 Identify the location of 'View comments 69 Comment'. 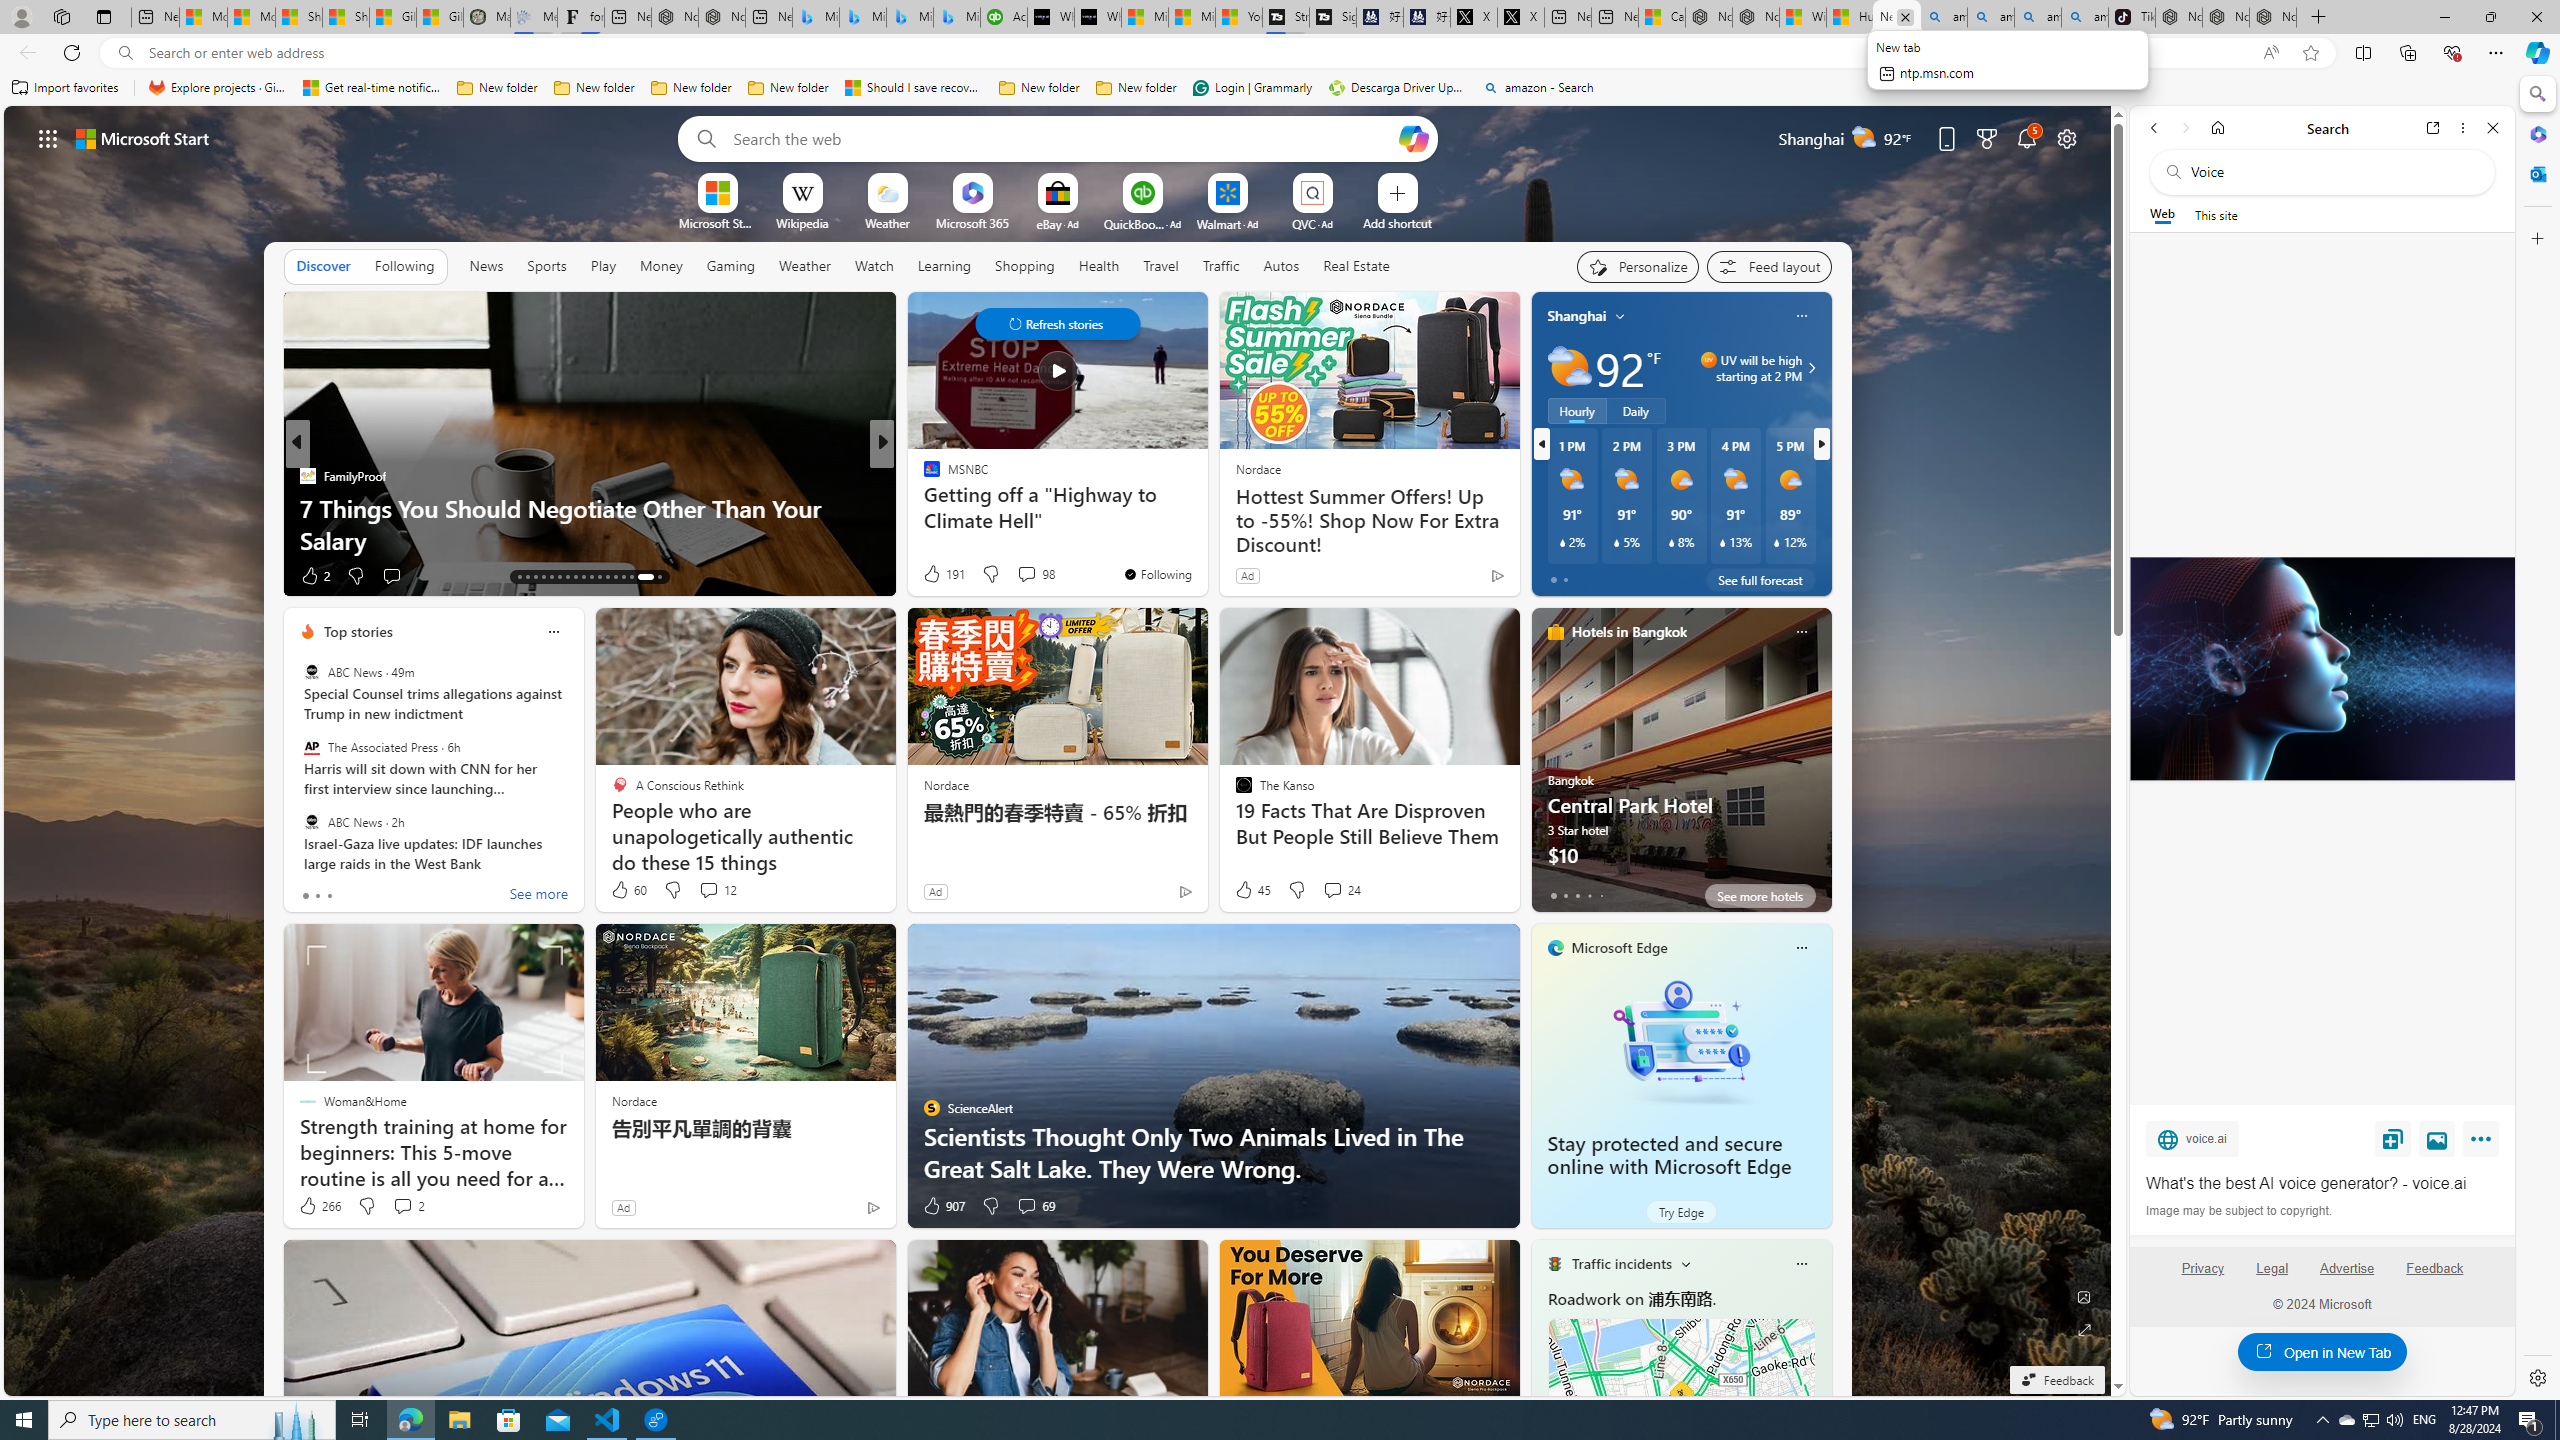
(1026, 1206).